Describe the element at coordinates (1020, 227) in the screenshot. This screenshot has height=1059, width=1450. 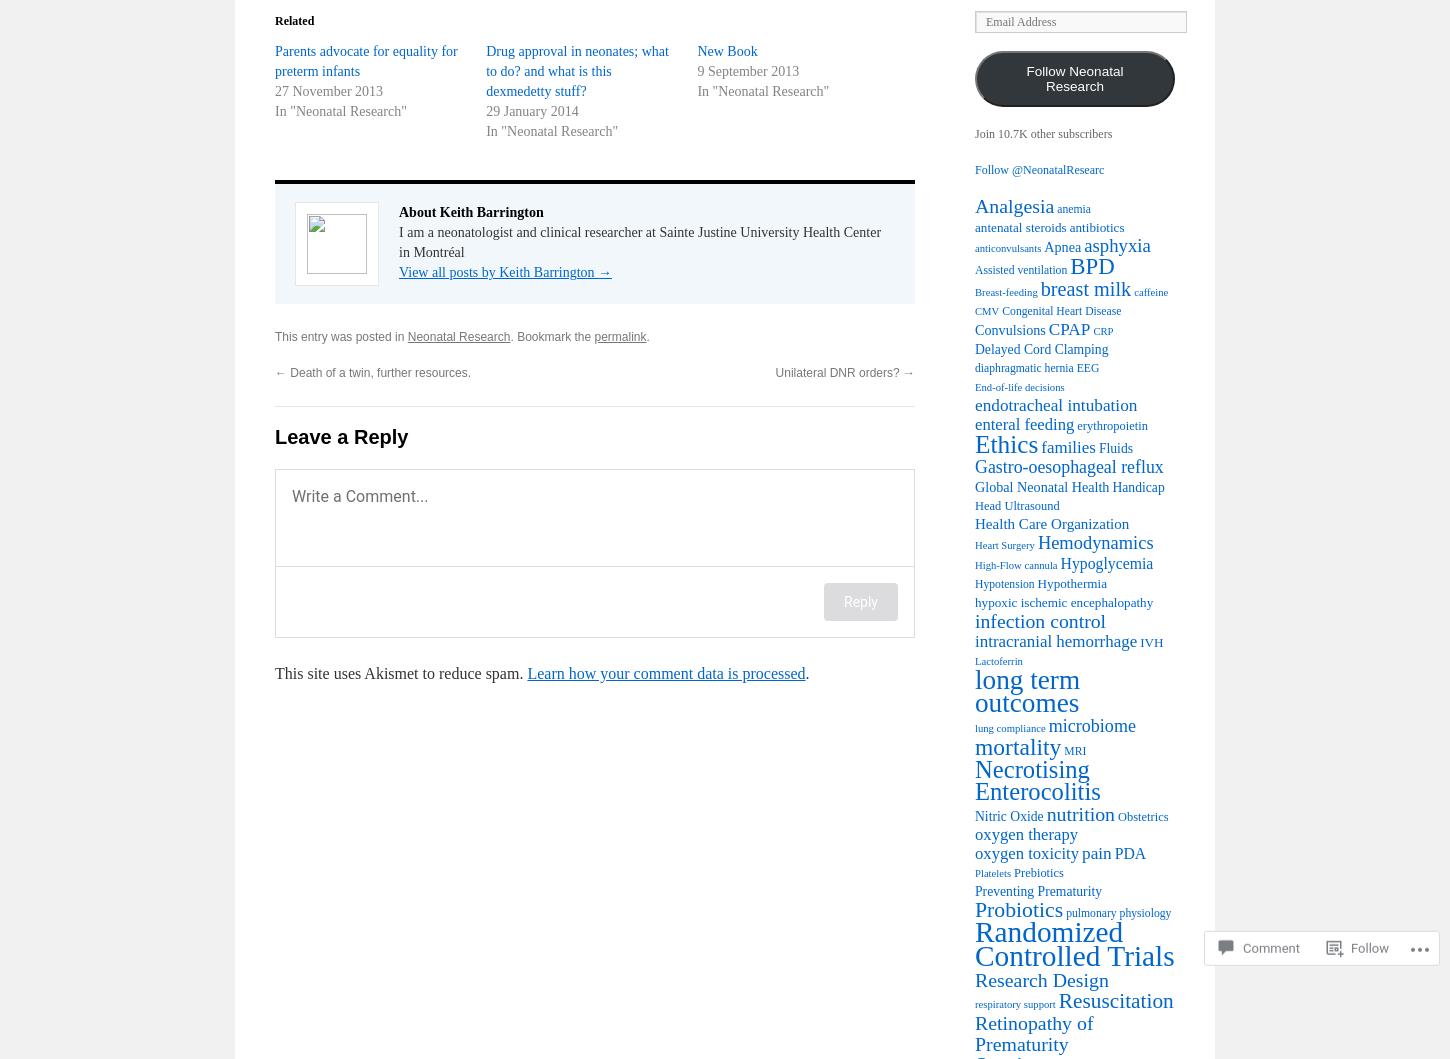
I see `'antenatal steroids'` at that location.